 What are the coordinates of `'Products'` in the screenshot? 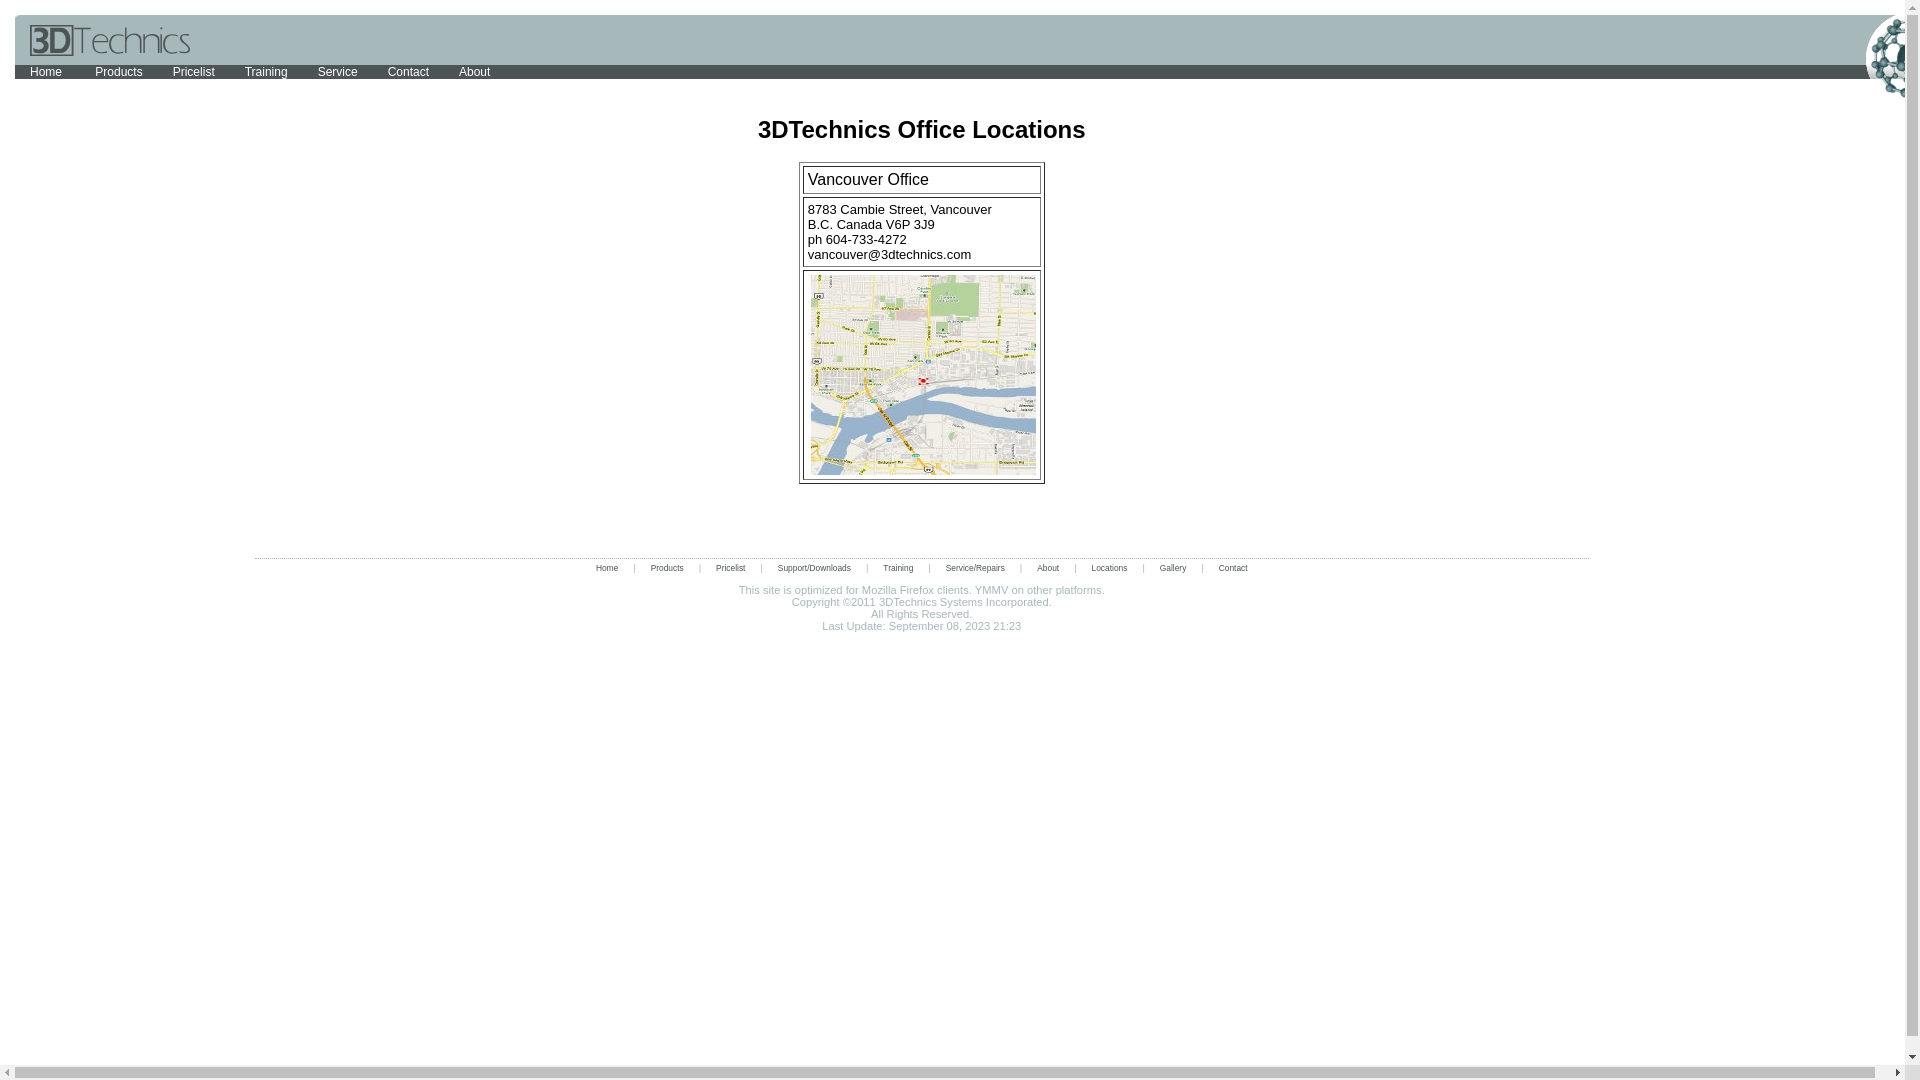 It's located at (117, 71).